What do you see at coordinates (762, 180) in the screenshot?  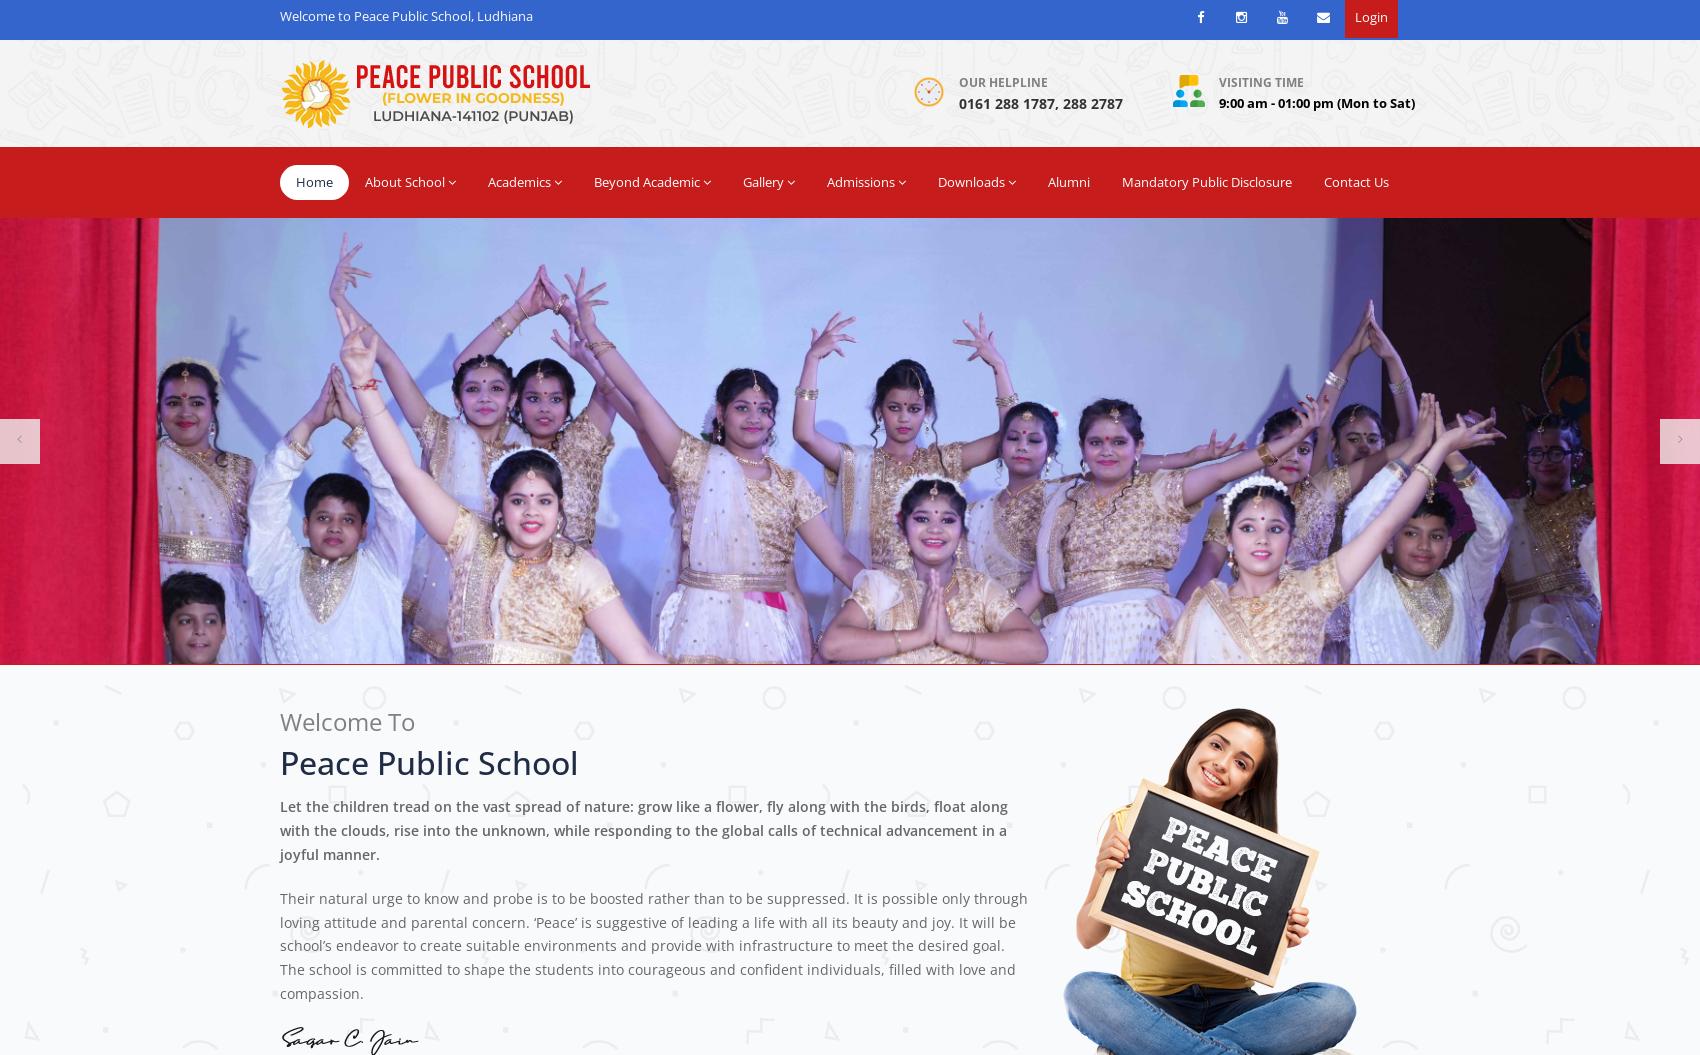 I see `'Gallery'` at bounding box center [762, 180].